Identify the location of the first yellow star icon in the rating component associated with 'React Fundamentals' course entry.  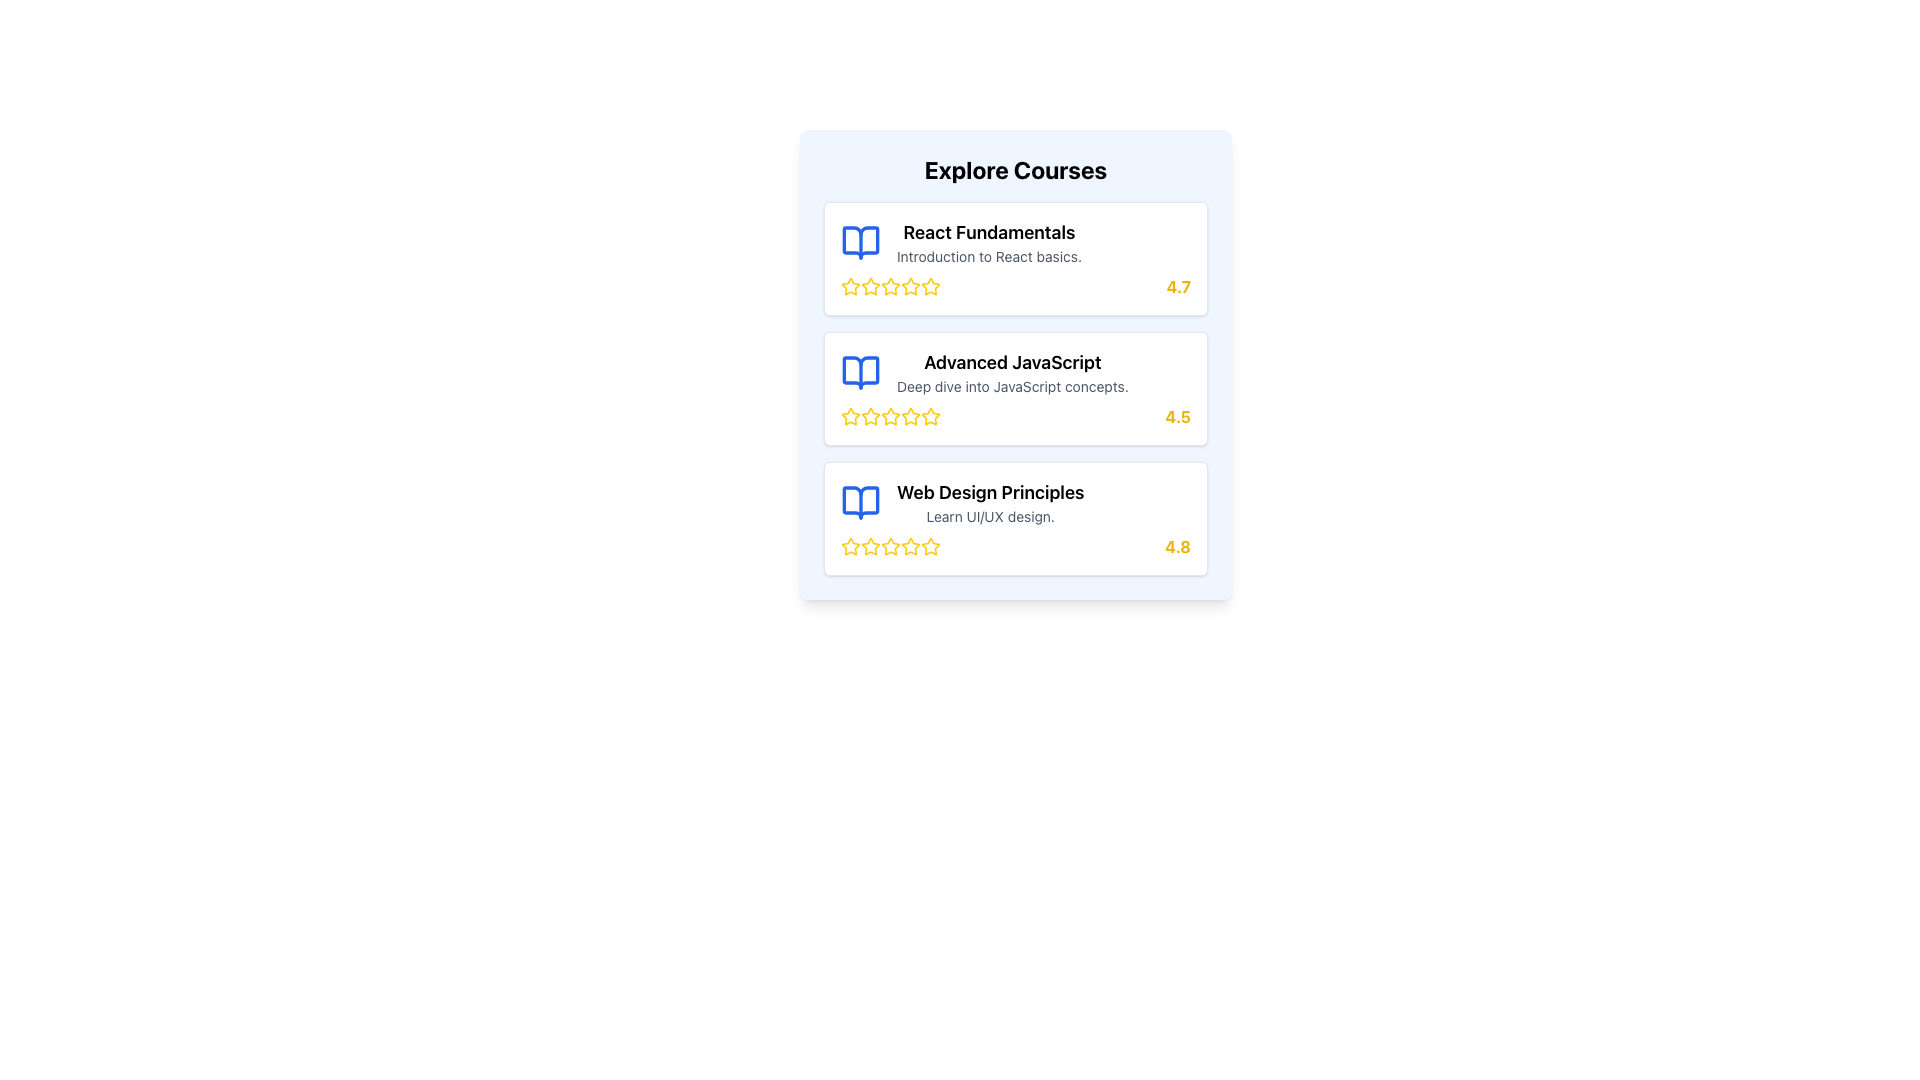
(850, 286).